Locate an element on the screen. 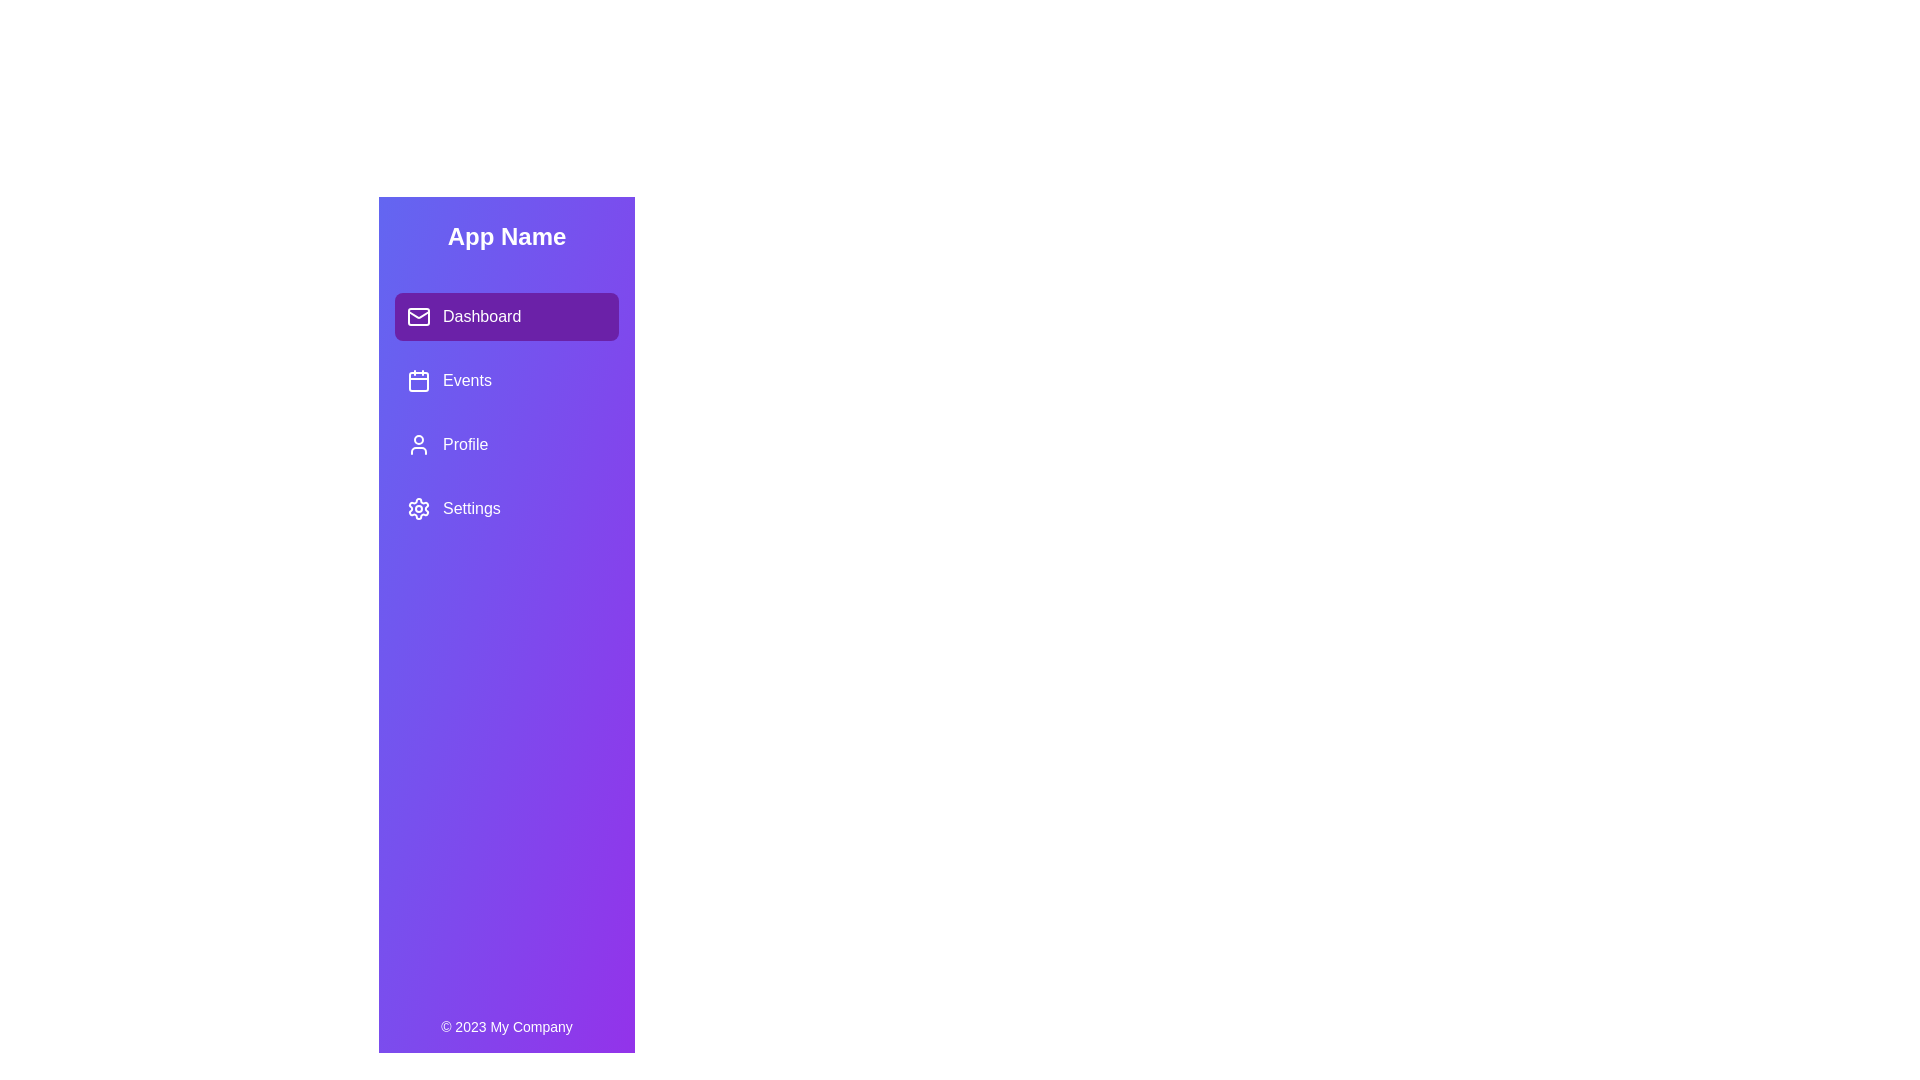 This screenshot has width=1920, height=1080. the navigation item Dashboard to highlight it is located at coordinates (507, 315).